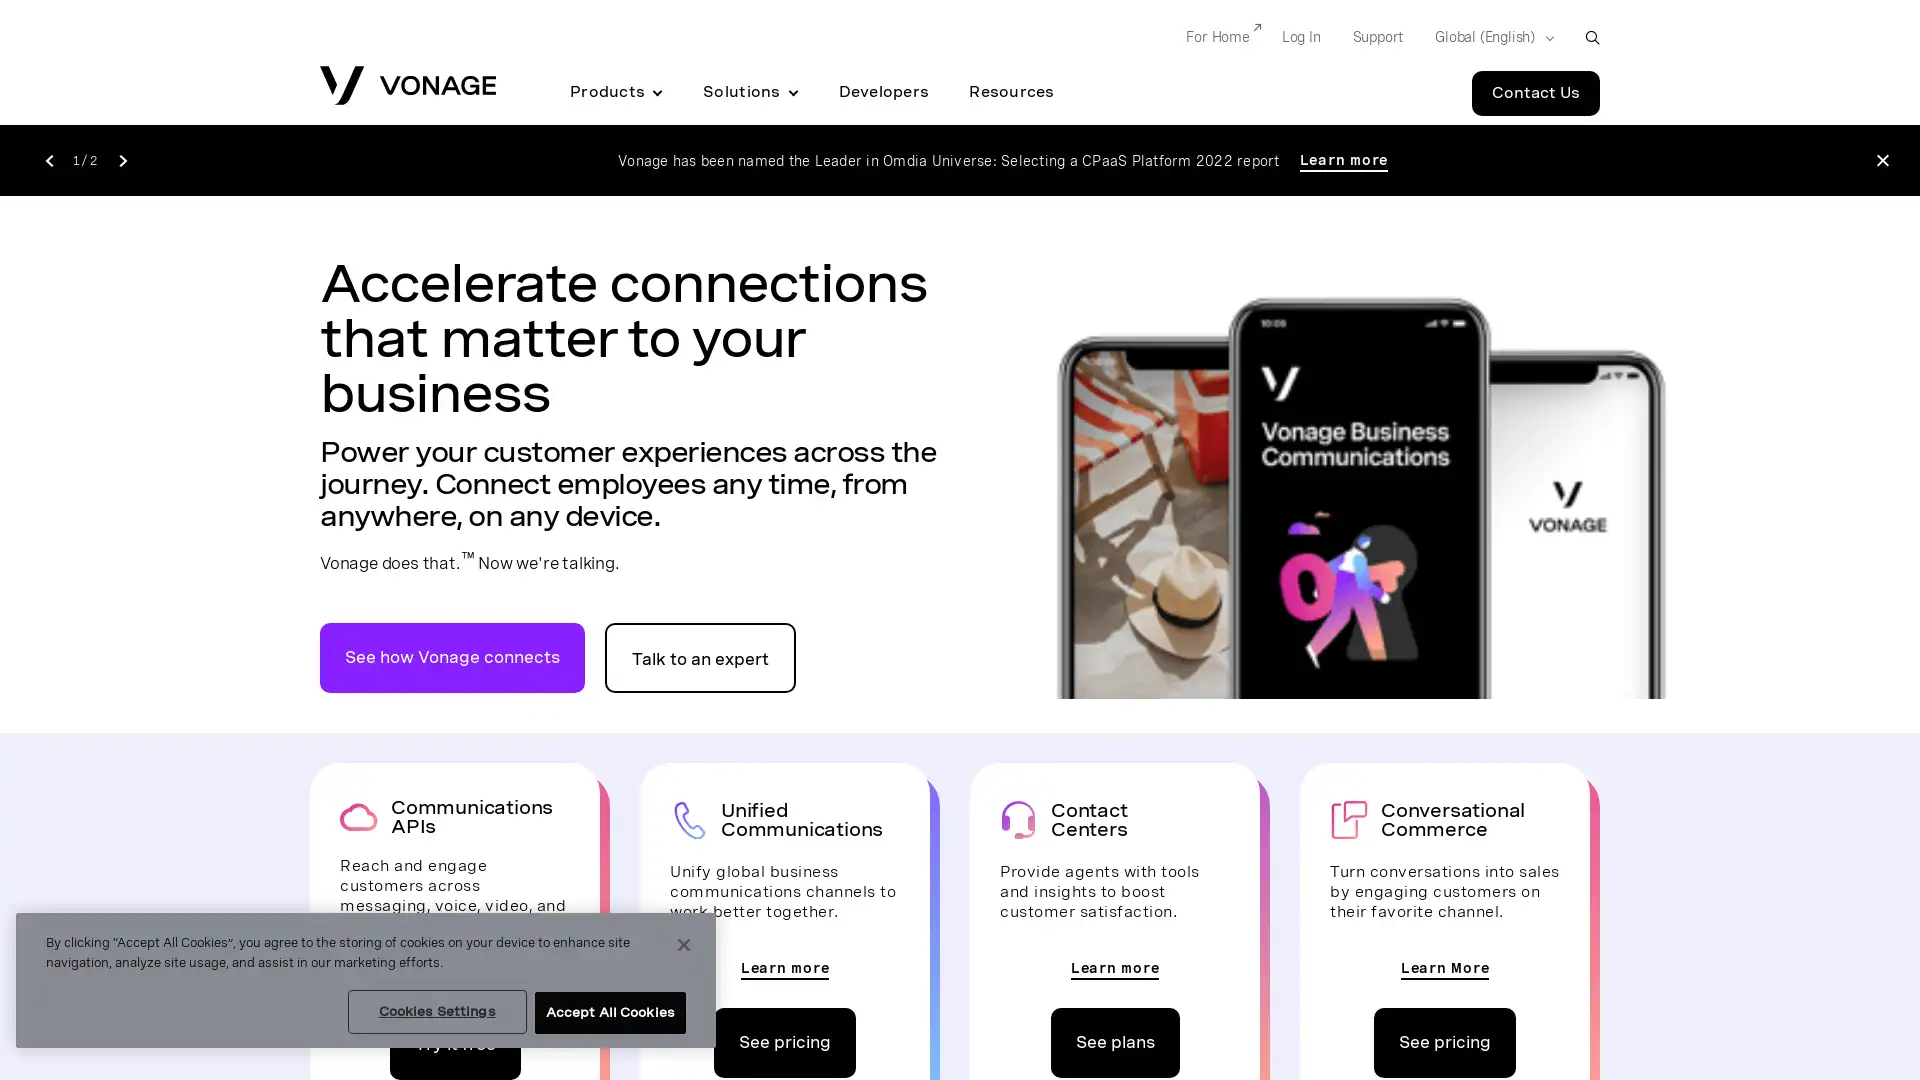  What do you see at coordinates (608, 1013) in the screenshot?
I see `Accept All Cookies` at bounding box center [608, 1013].